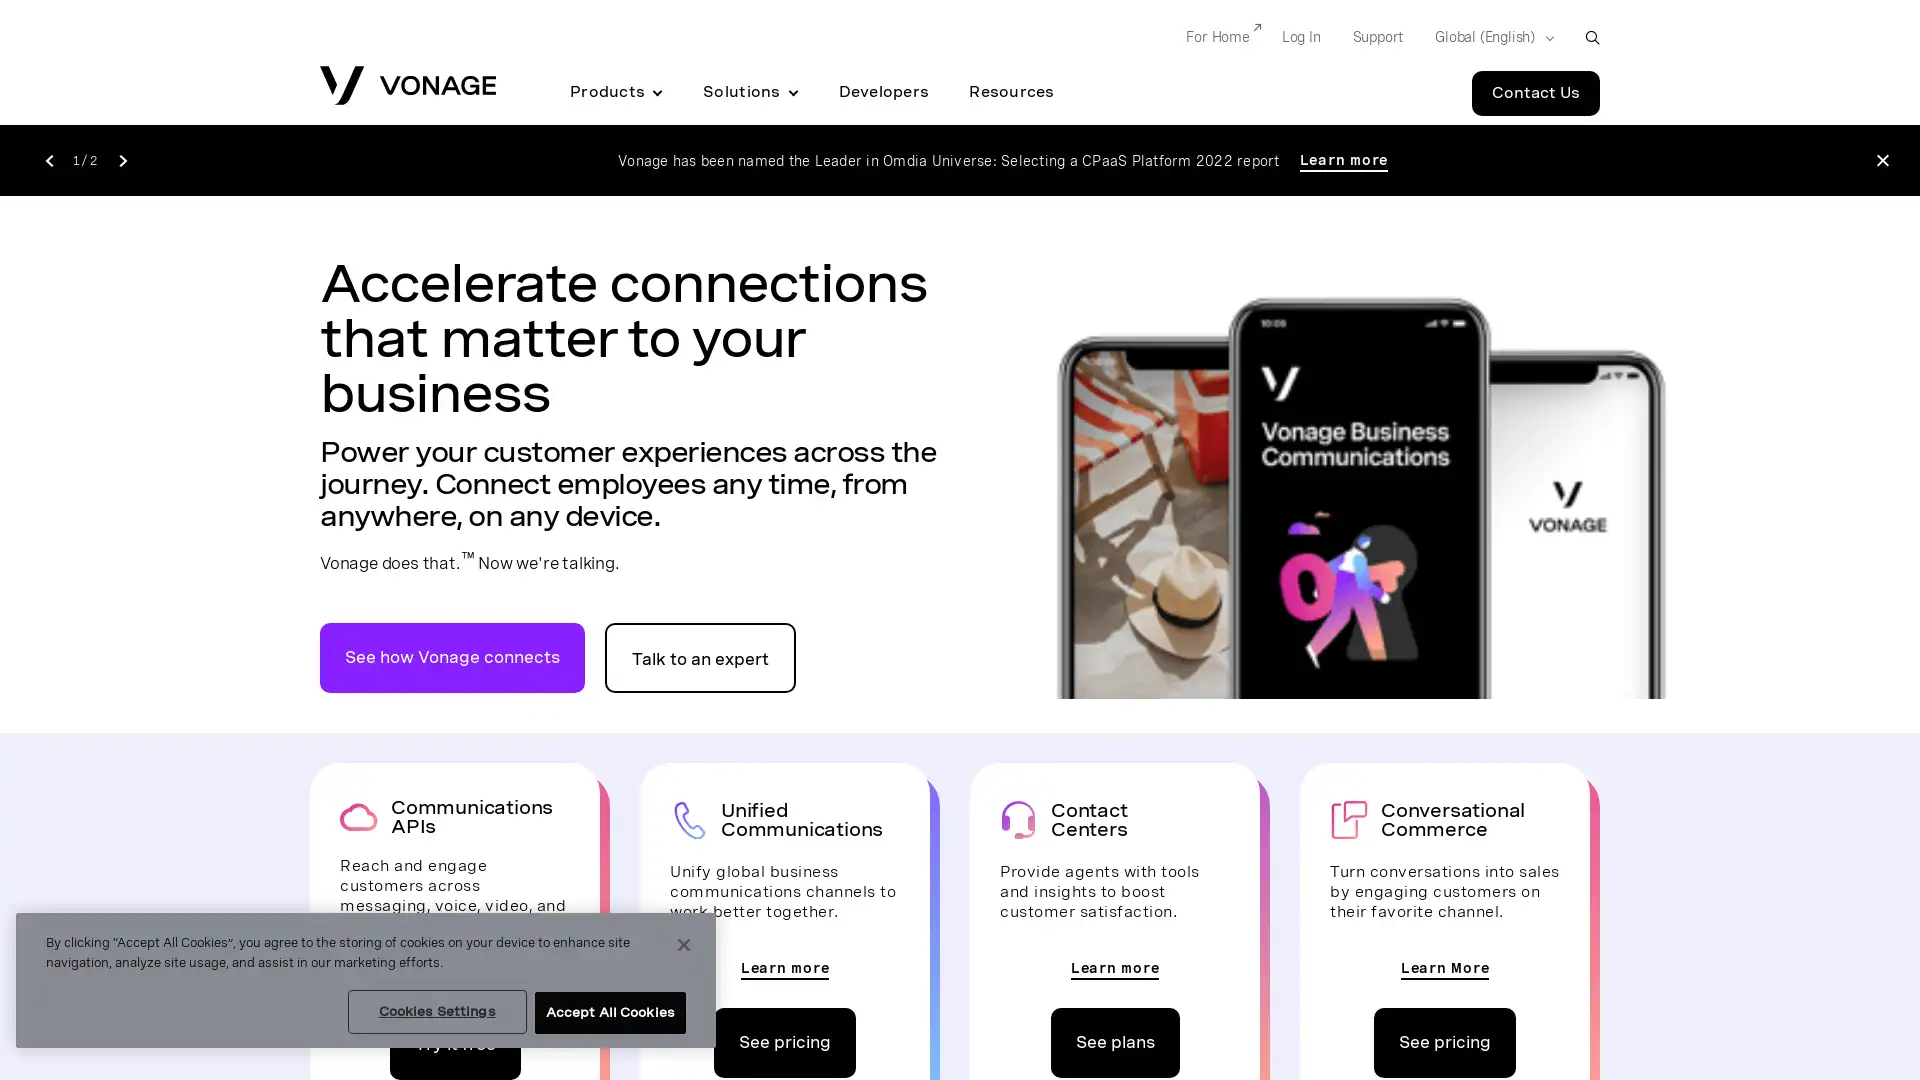  What do you see at coordinates (608, 1013) in the screenshot?
I see `Accept All Cookies` at bounding box center [608, 1013].